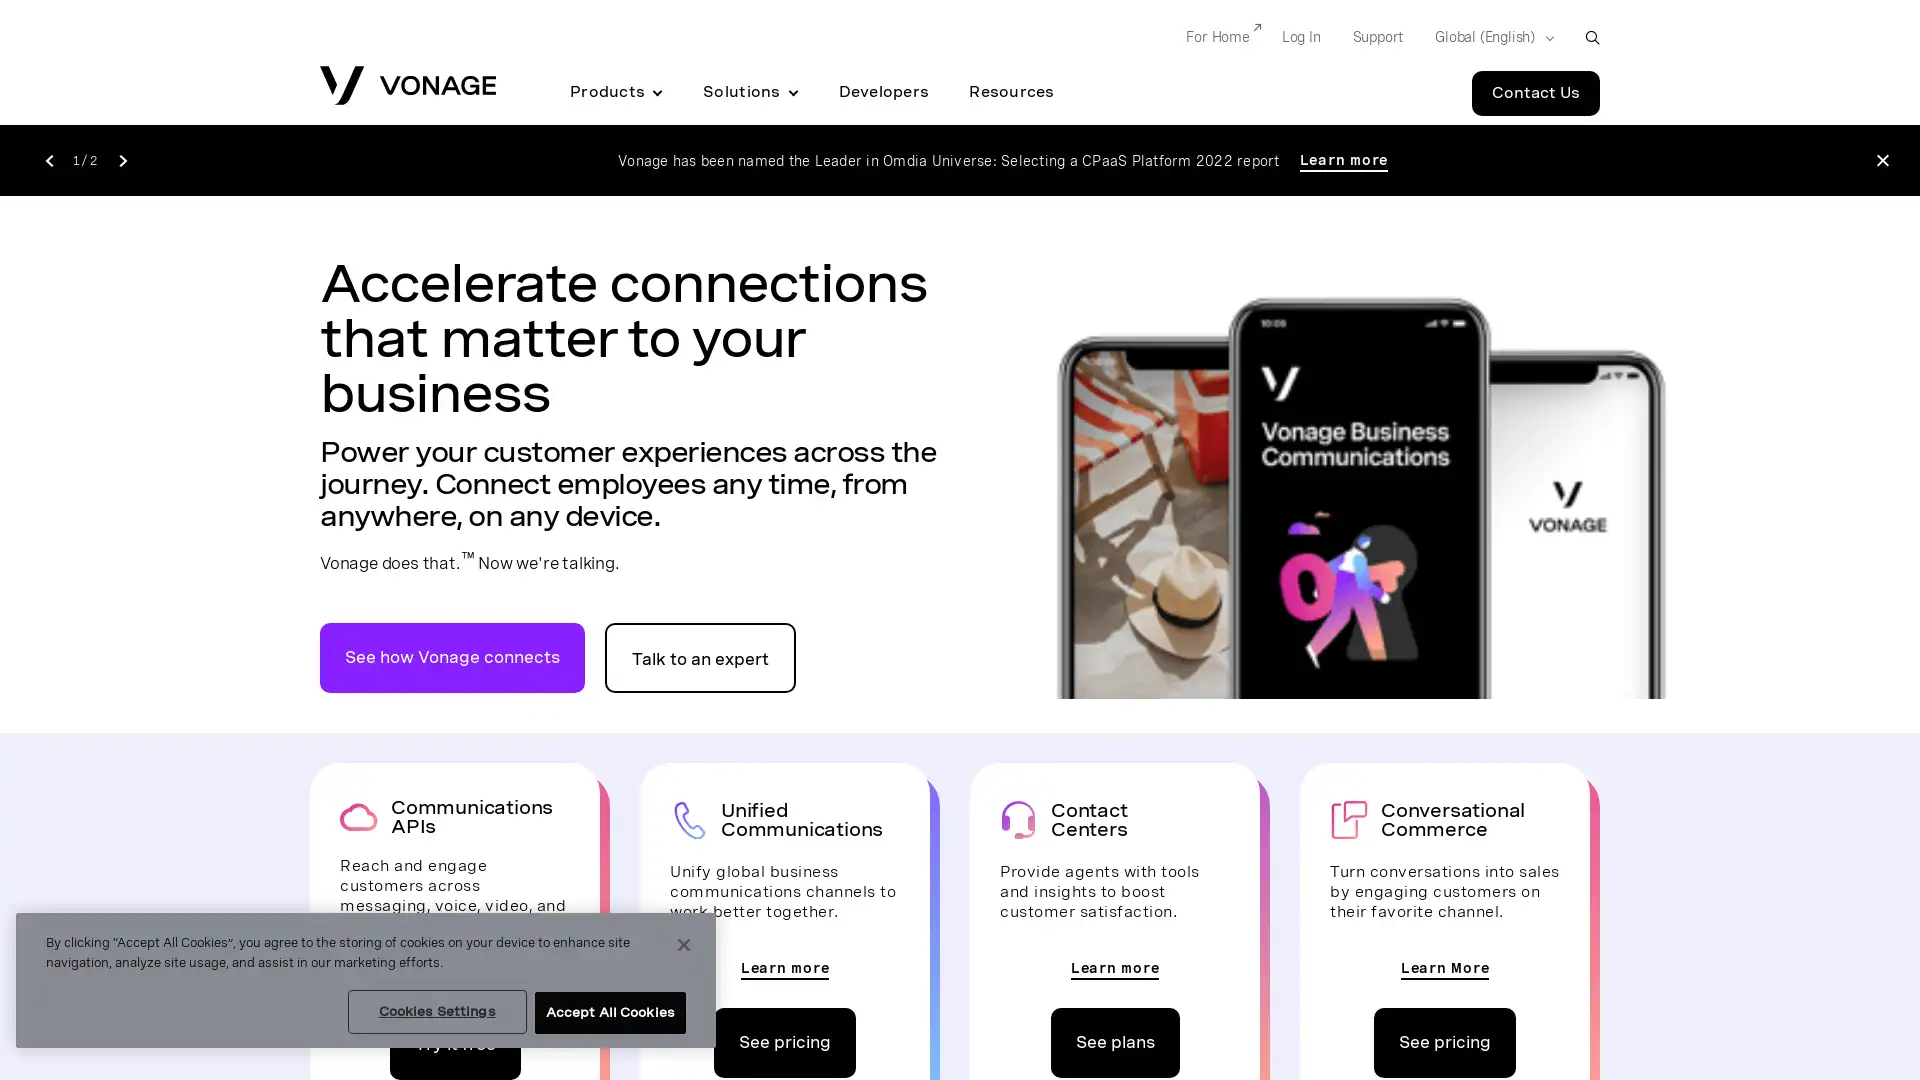  What do you see at coordinates (608, 1013) in the screenshot?
I see `Accept All Cookies` at bounding box center [608, 1013].